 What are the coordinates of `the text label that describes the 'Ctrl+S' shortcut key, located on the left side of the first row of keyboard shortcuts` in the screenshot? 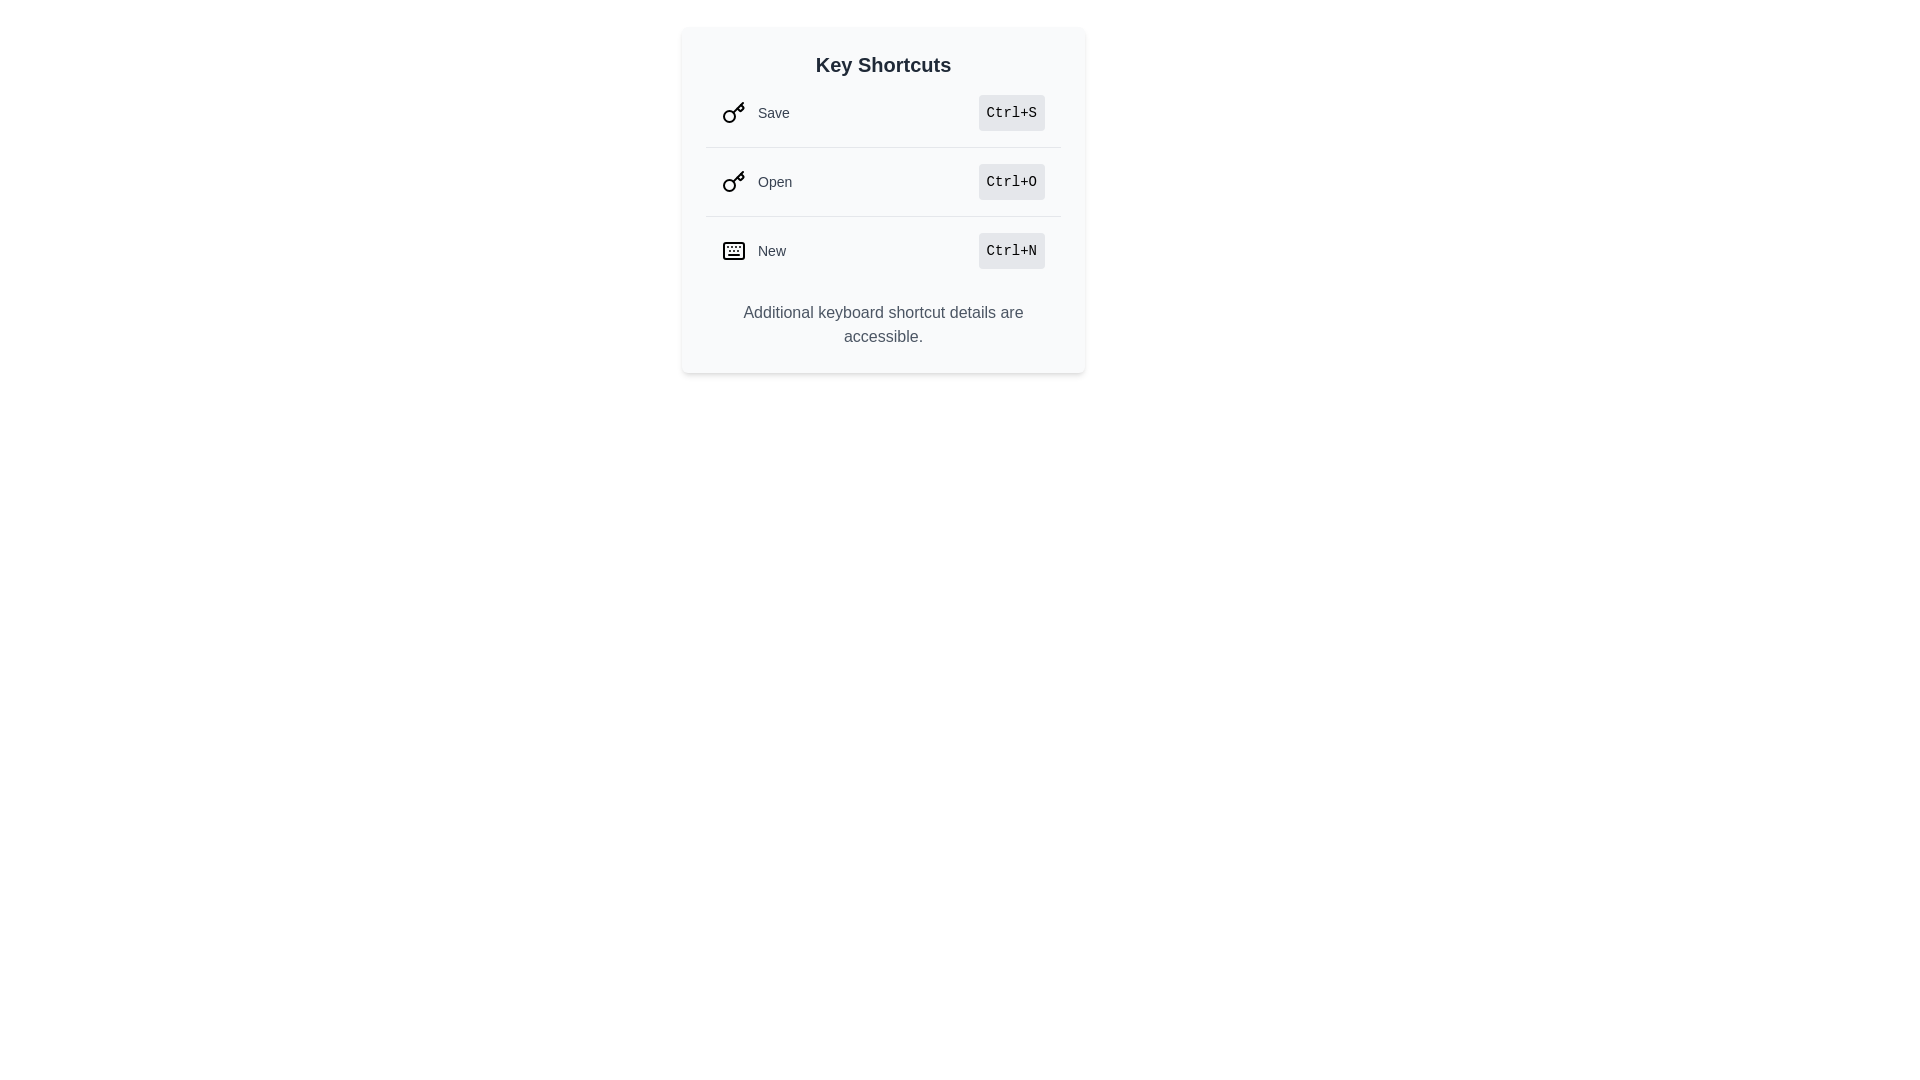 It's located at (772, 112).